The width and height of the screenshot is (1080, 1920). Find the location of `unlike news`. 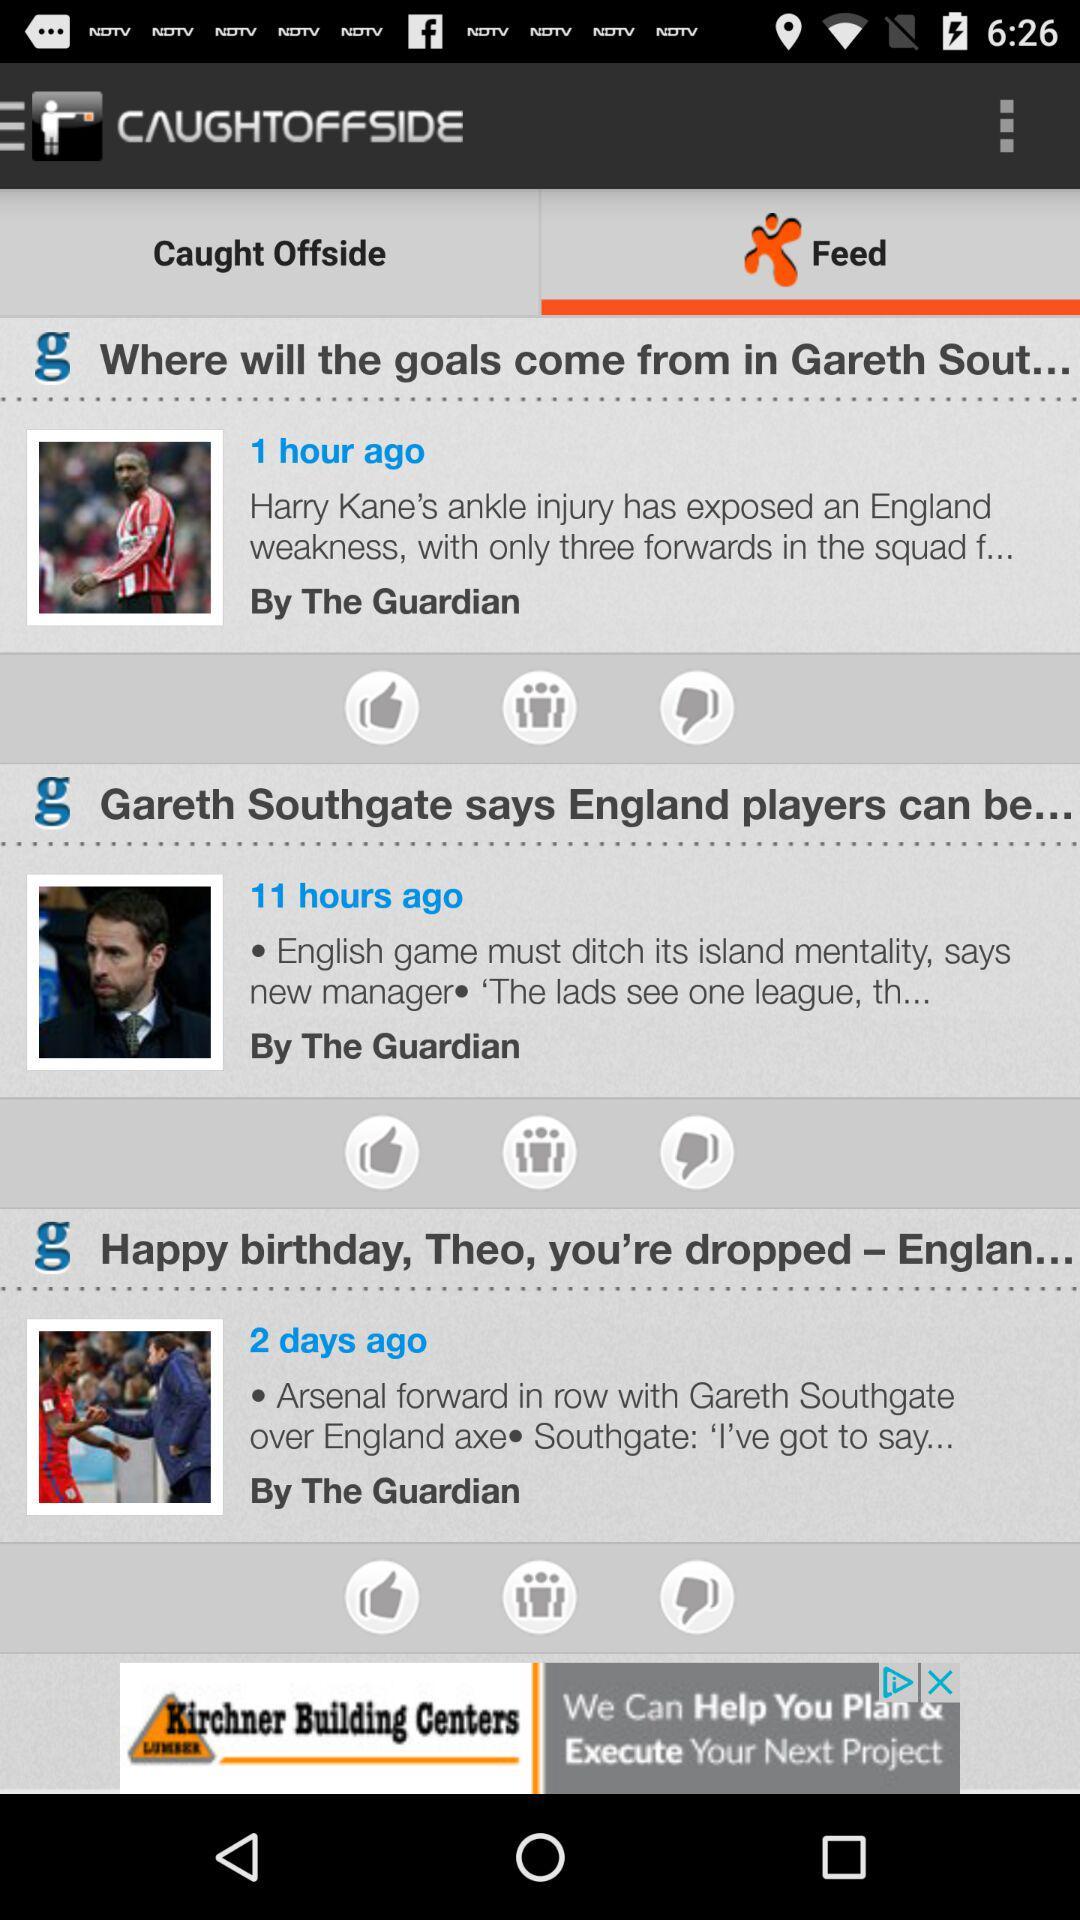

unlike news is located at coordinates (696, 1152).